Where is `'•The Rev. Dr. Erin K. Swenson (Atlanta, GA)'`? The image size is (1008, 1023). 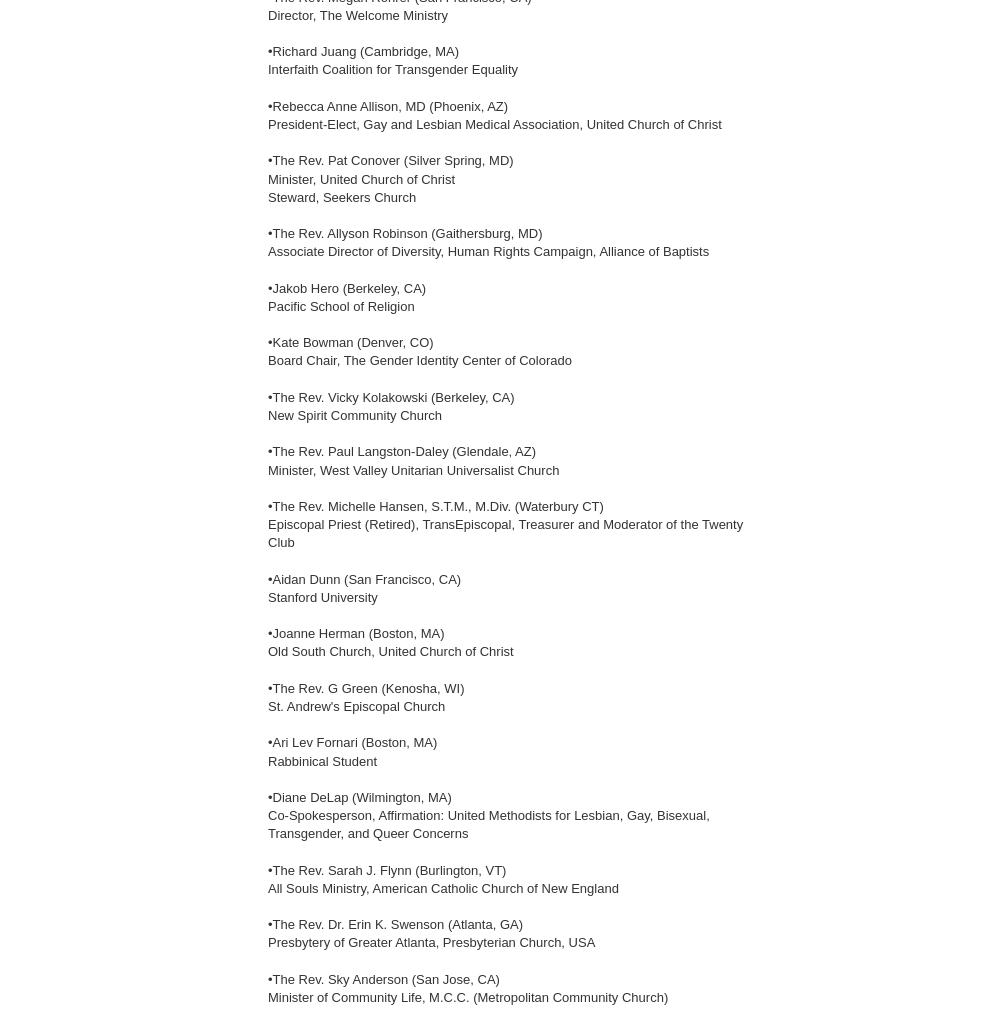
'•The Rev. Dr. Erin K. Swenson (Atlanta, GA)' is located at coordinates (395, 923).